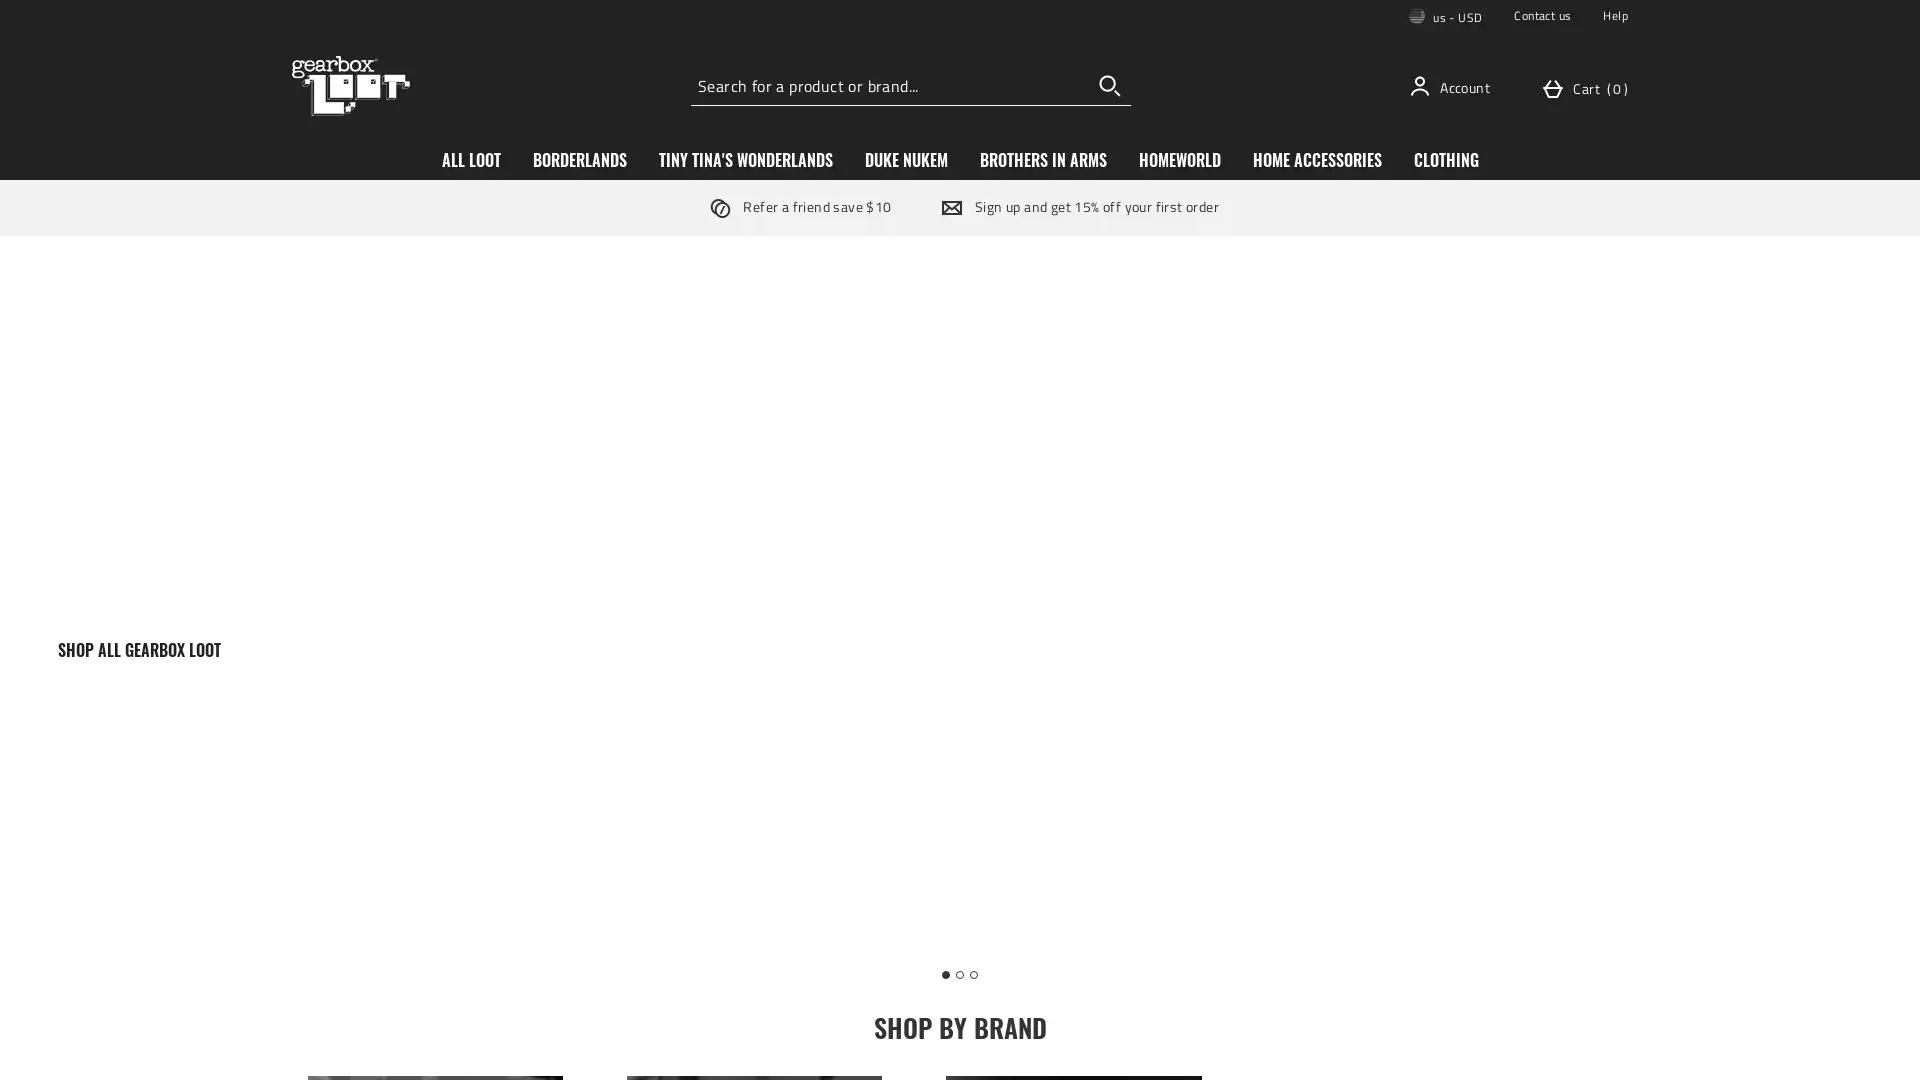 The height and width of the screenshot is (1080, 1920). I want to click on ACCEPT, so click(1516, 1046).